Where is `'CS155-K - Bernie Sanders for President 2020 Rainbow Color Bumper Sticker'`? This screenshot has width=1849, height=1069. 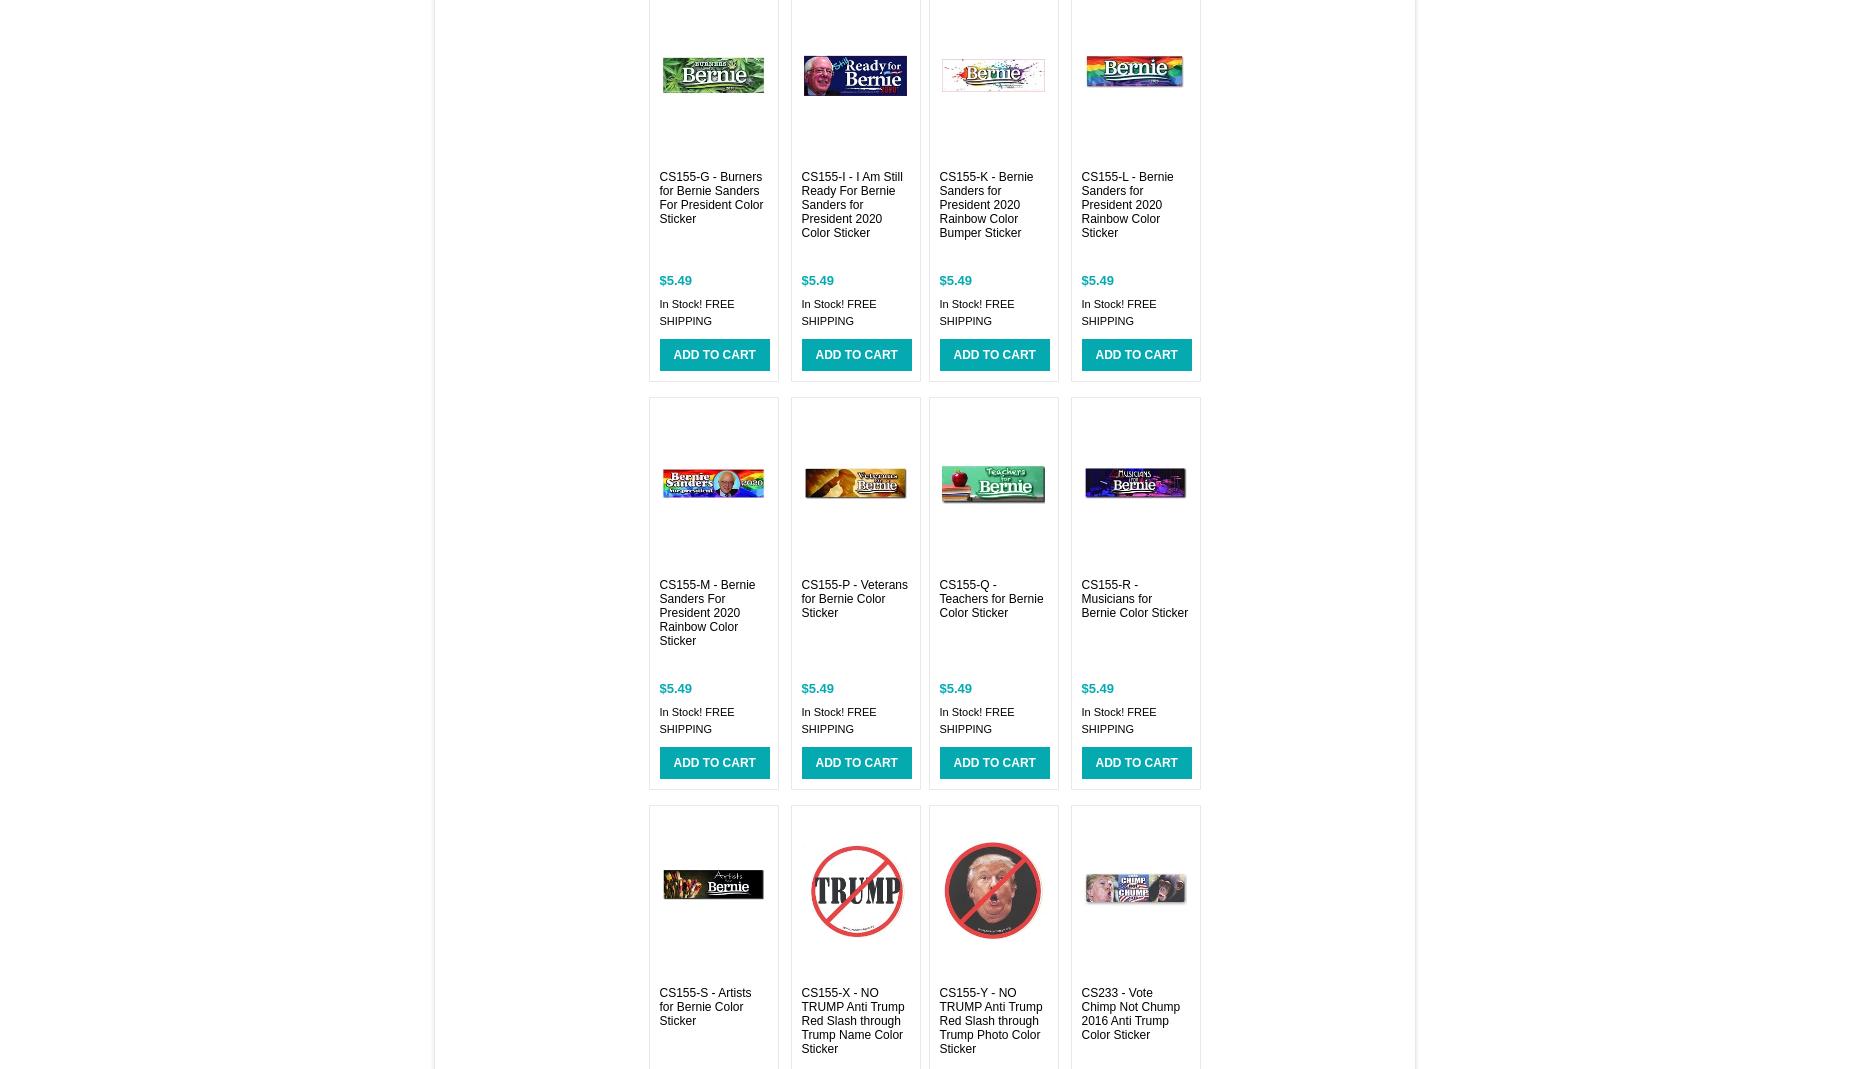 'CS155-K - Bernie Sanders for President 2020 Rainbow Color Bumper Sticker' is located at coordinates (938, 205).